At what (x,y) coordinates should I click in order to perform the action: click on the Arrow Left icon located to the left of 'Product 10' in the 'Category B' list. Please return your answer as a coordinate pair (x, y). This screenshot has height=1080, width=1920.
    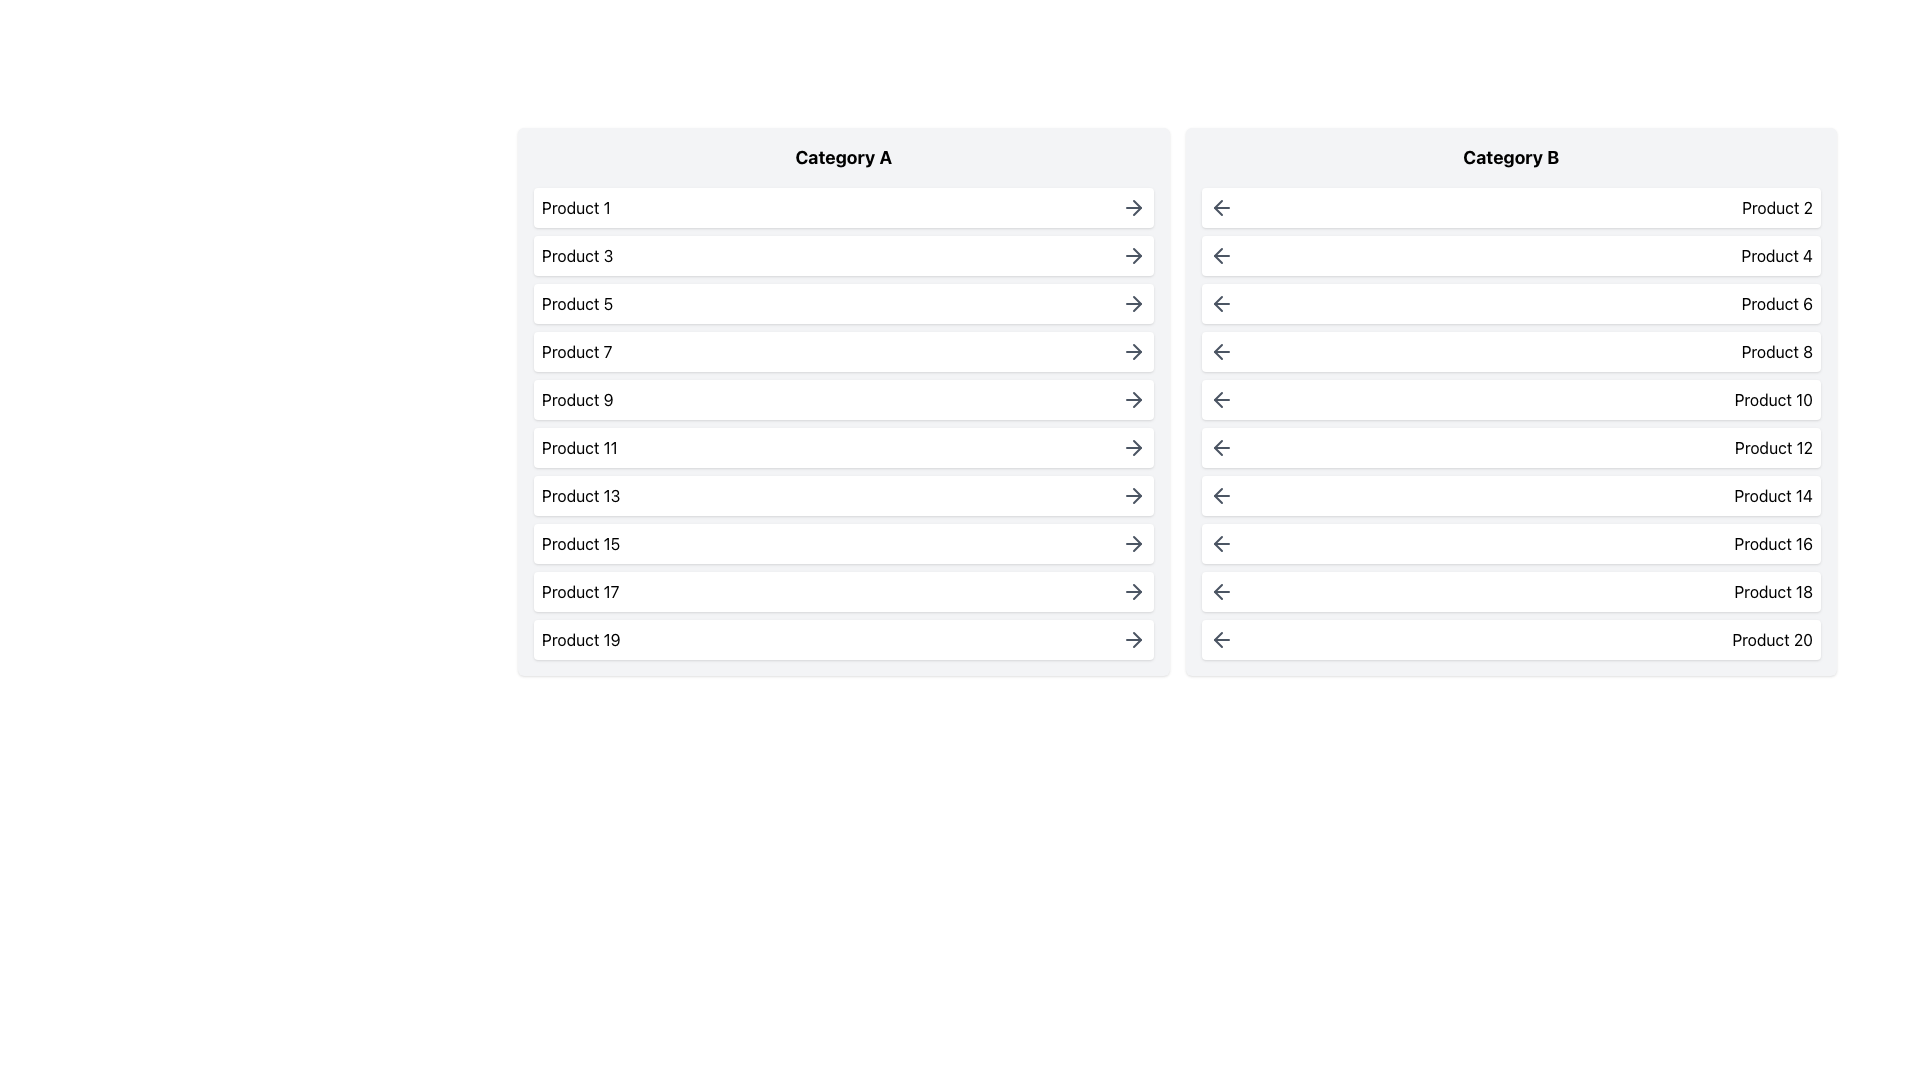
    Looking at the image, I should click on (1220, 400).